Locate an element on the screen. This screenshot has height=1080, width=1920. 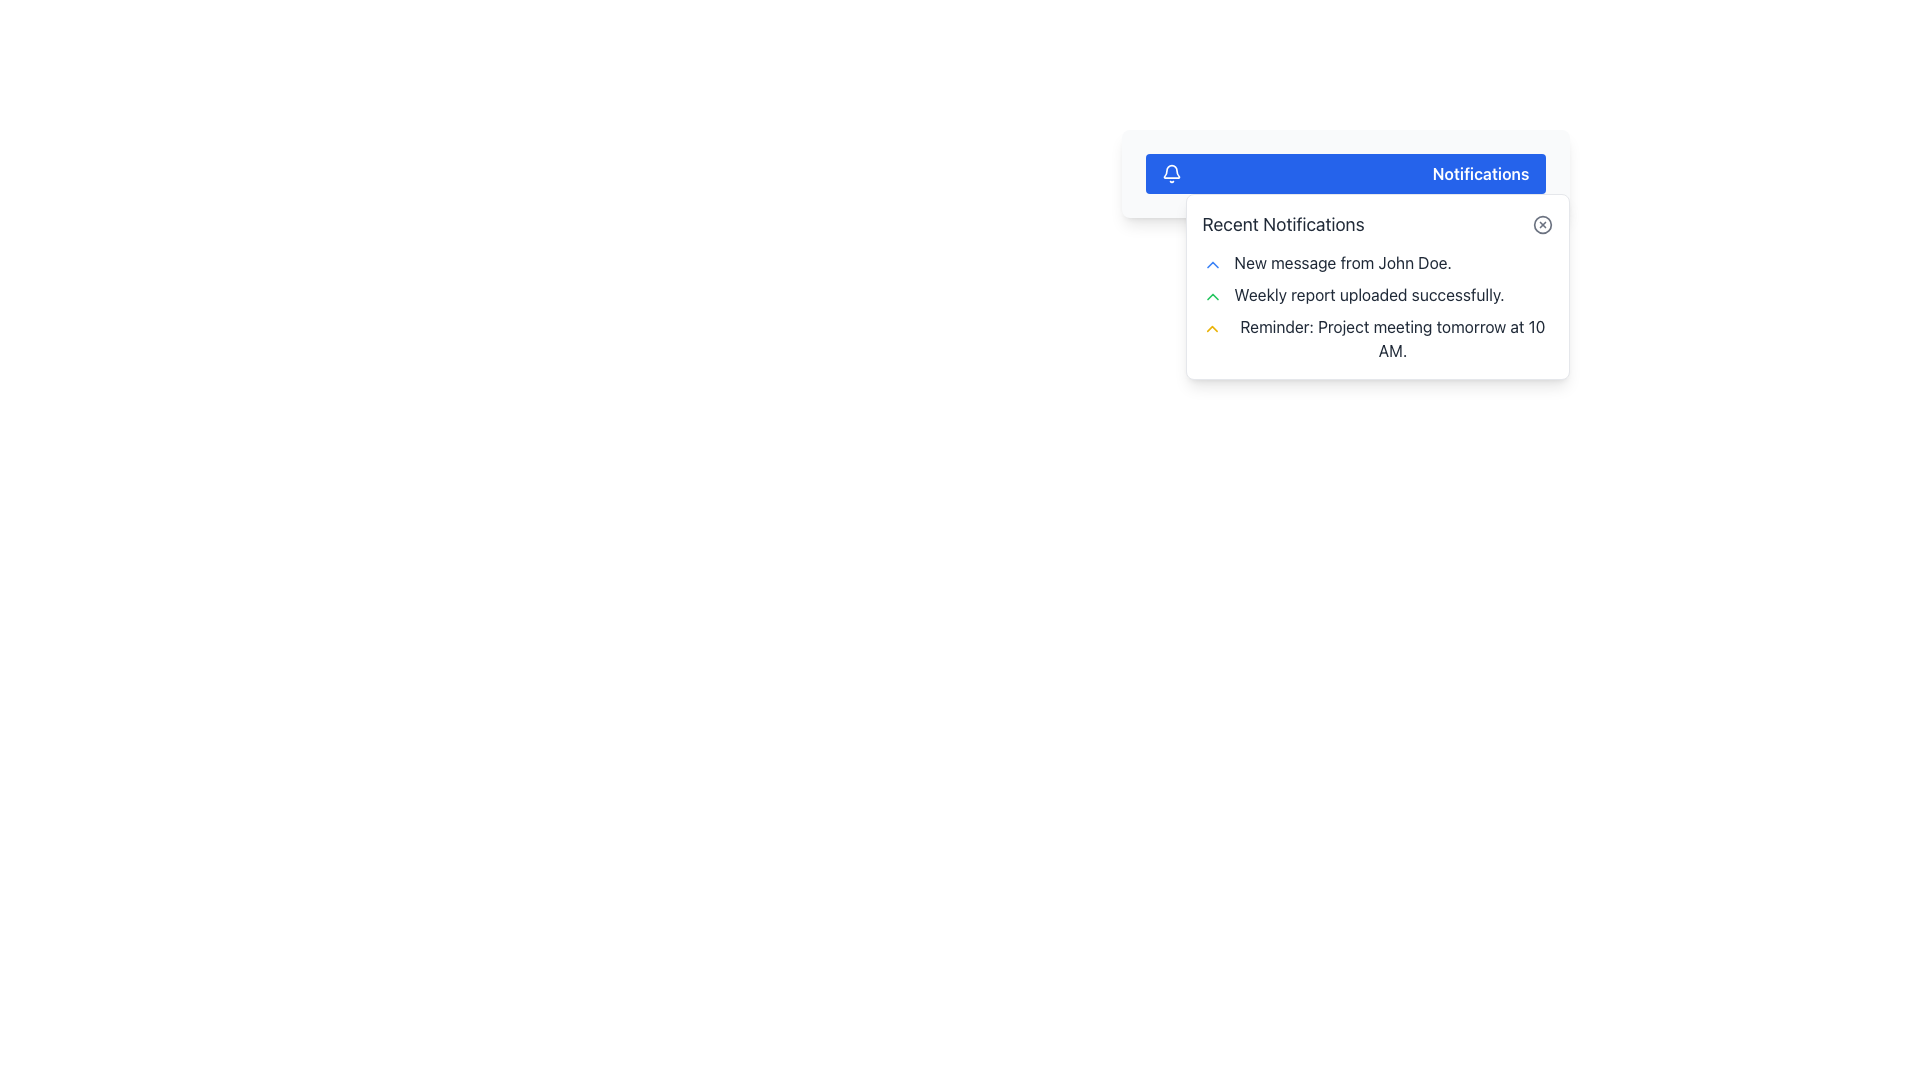
the Notification Item displaying 'Weekly report uploaded successfully.' in the Recent Notifications list is located at coordinates (1376, 294).